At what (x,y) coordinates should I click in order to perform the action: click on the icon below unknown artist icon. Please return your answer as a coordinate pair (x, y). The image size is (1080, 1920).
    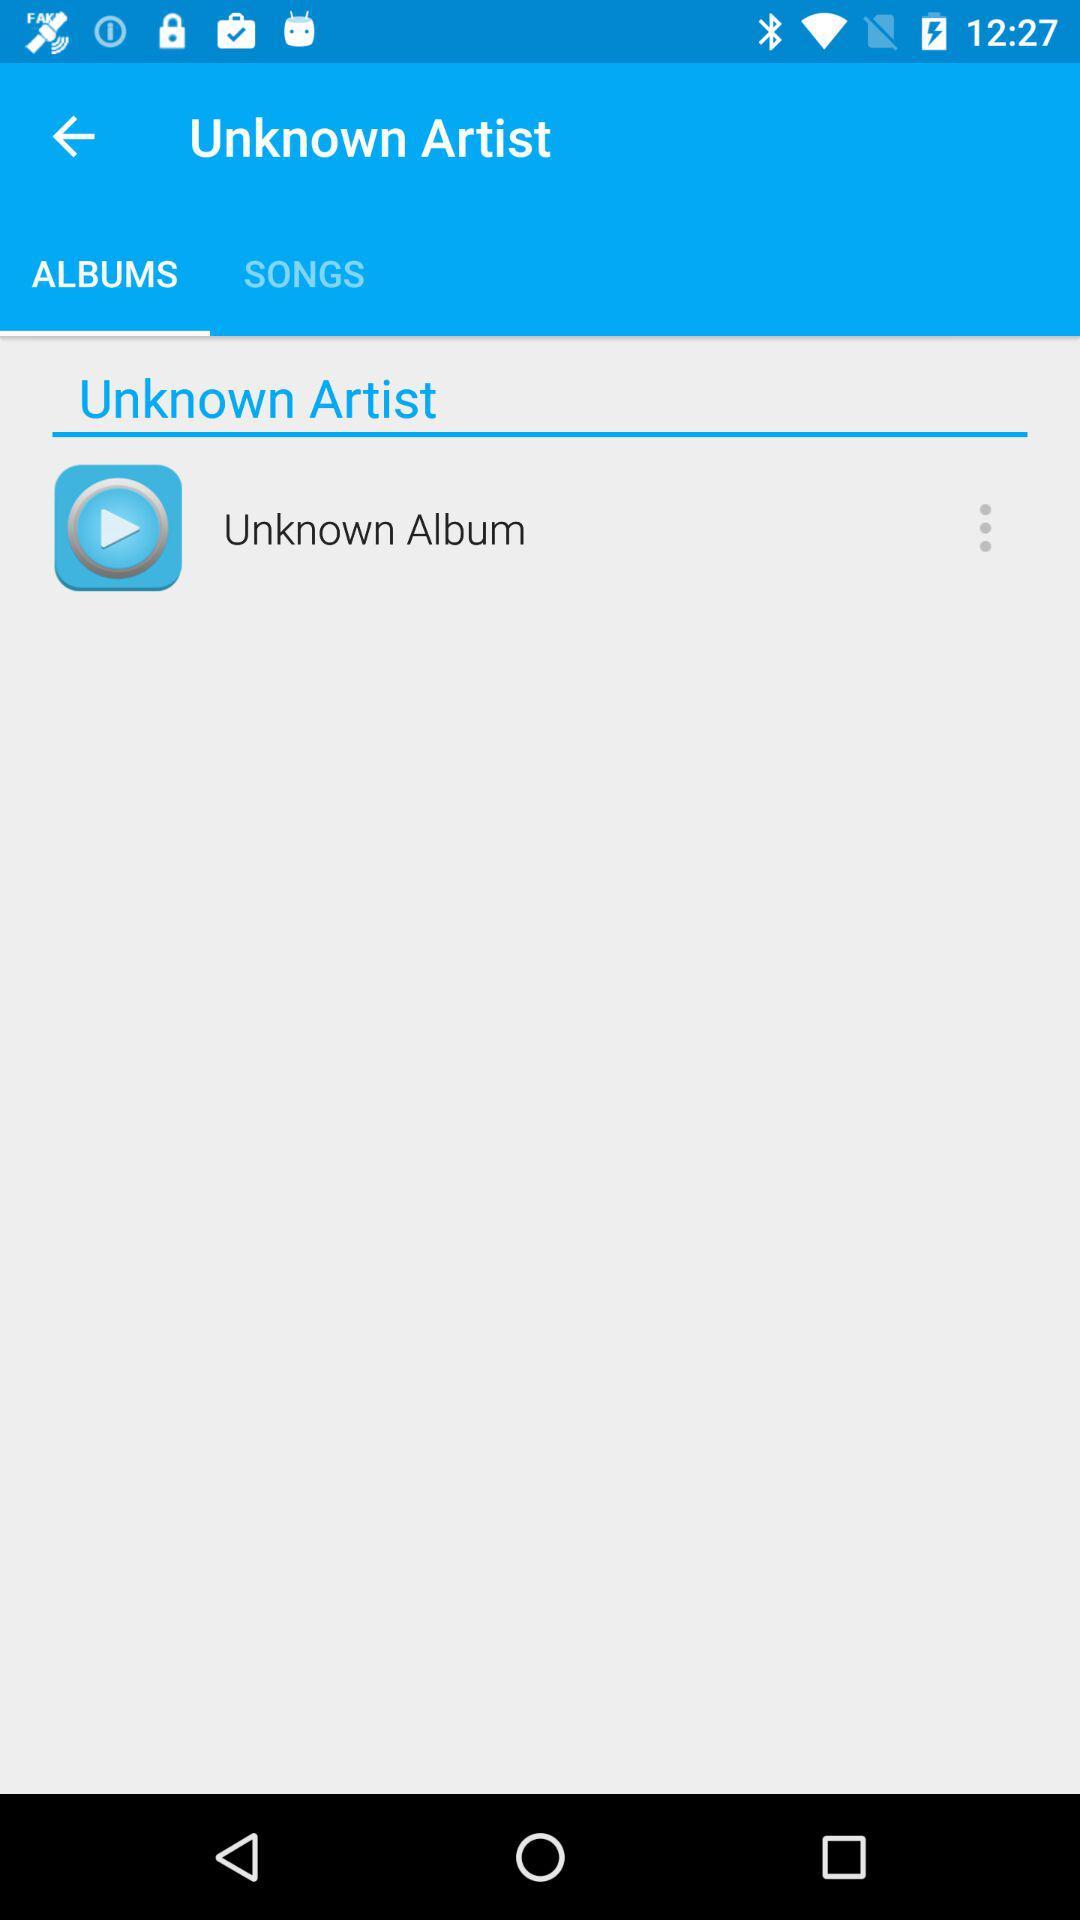
    Looking at the image, I should click on (540, 433).